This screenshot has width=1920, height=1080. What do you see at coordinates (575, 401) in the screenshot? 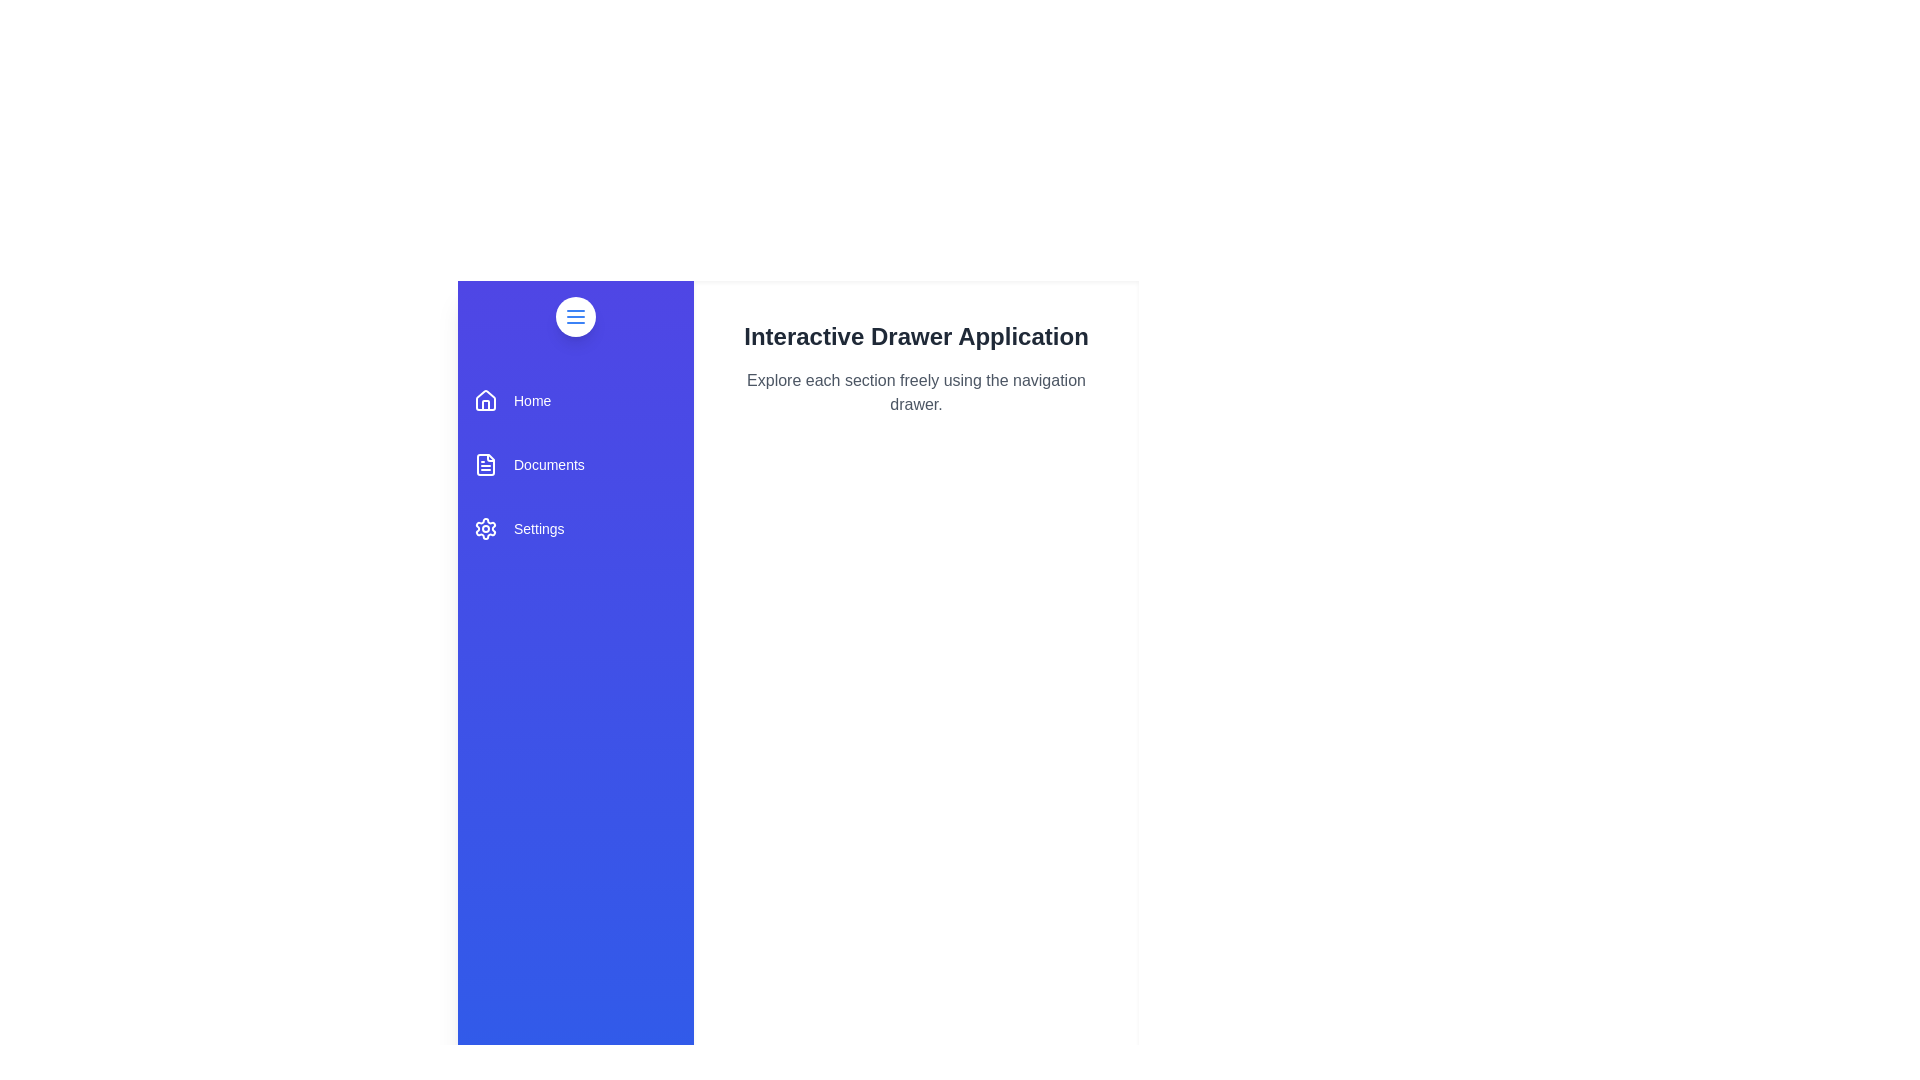
I see `the 'Home' section in the navigation drawer` at bounding box center [575, 401].